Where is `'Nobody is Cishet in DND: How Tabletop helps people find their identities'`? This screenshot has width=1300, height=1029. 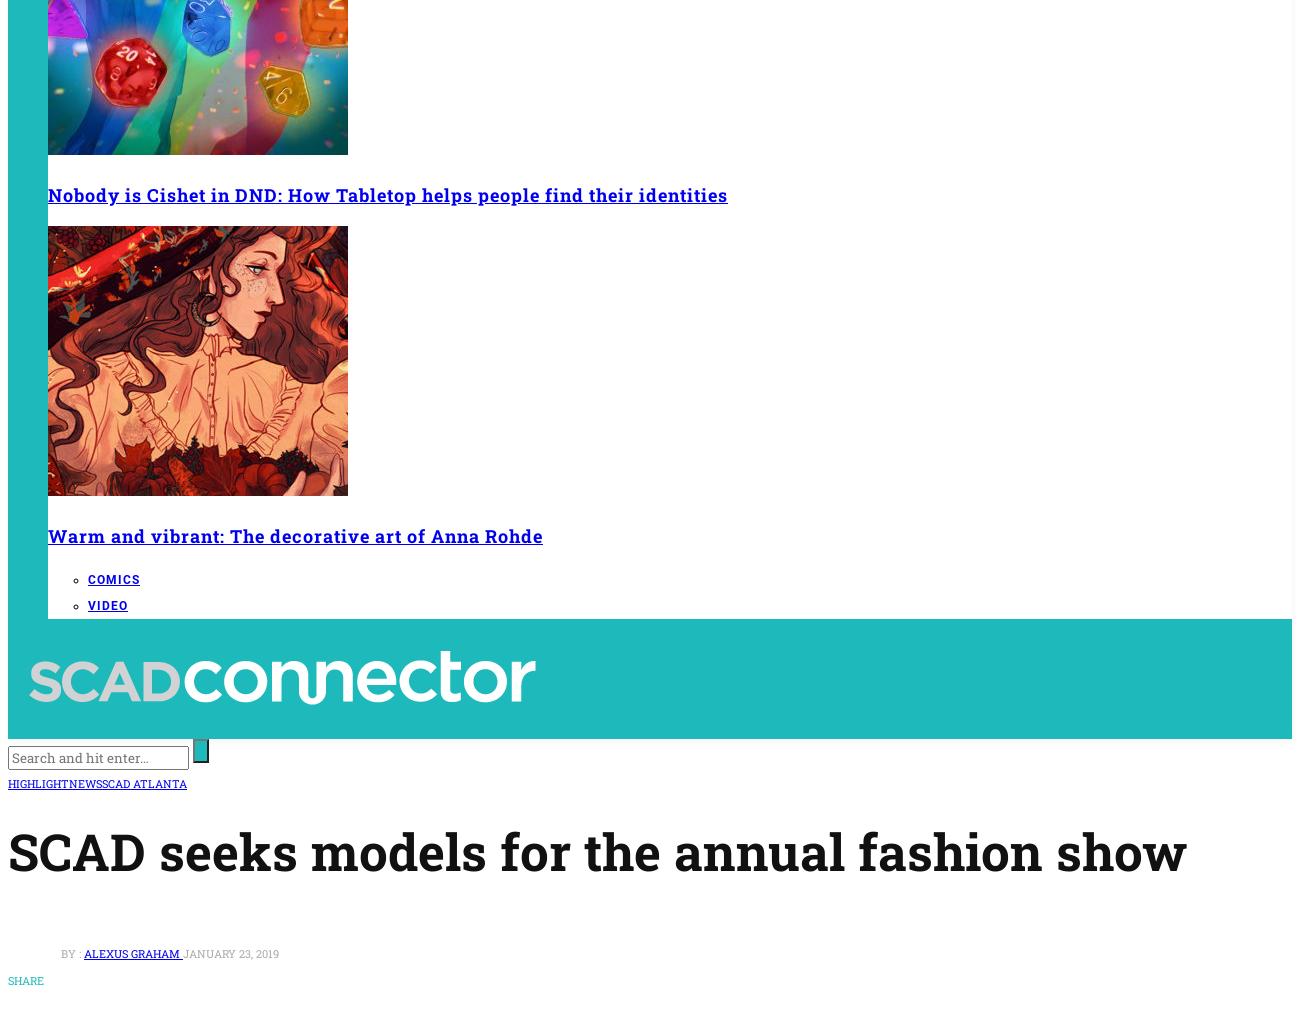 'Nobody is Cishet in DND: How Tabletop helps people find their identities' is located at coordinates (388, 194).